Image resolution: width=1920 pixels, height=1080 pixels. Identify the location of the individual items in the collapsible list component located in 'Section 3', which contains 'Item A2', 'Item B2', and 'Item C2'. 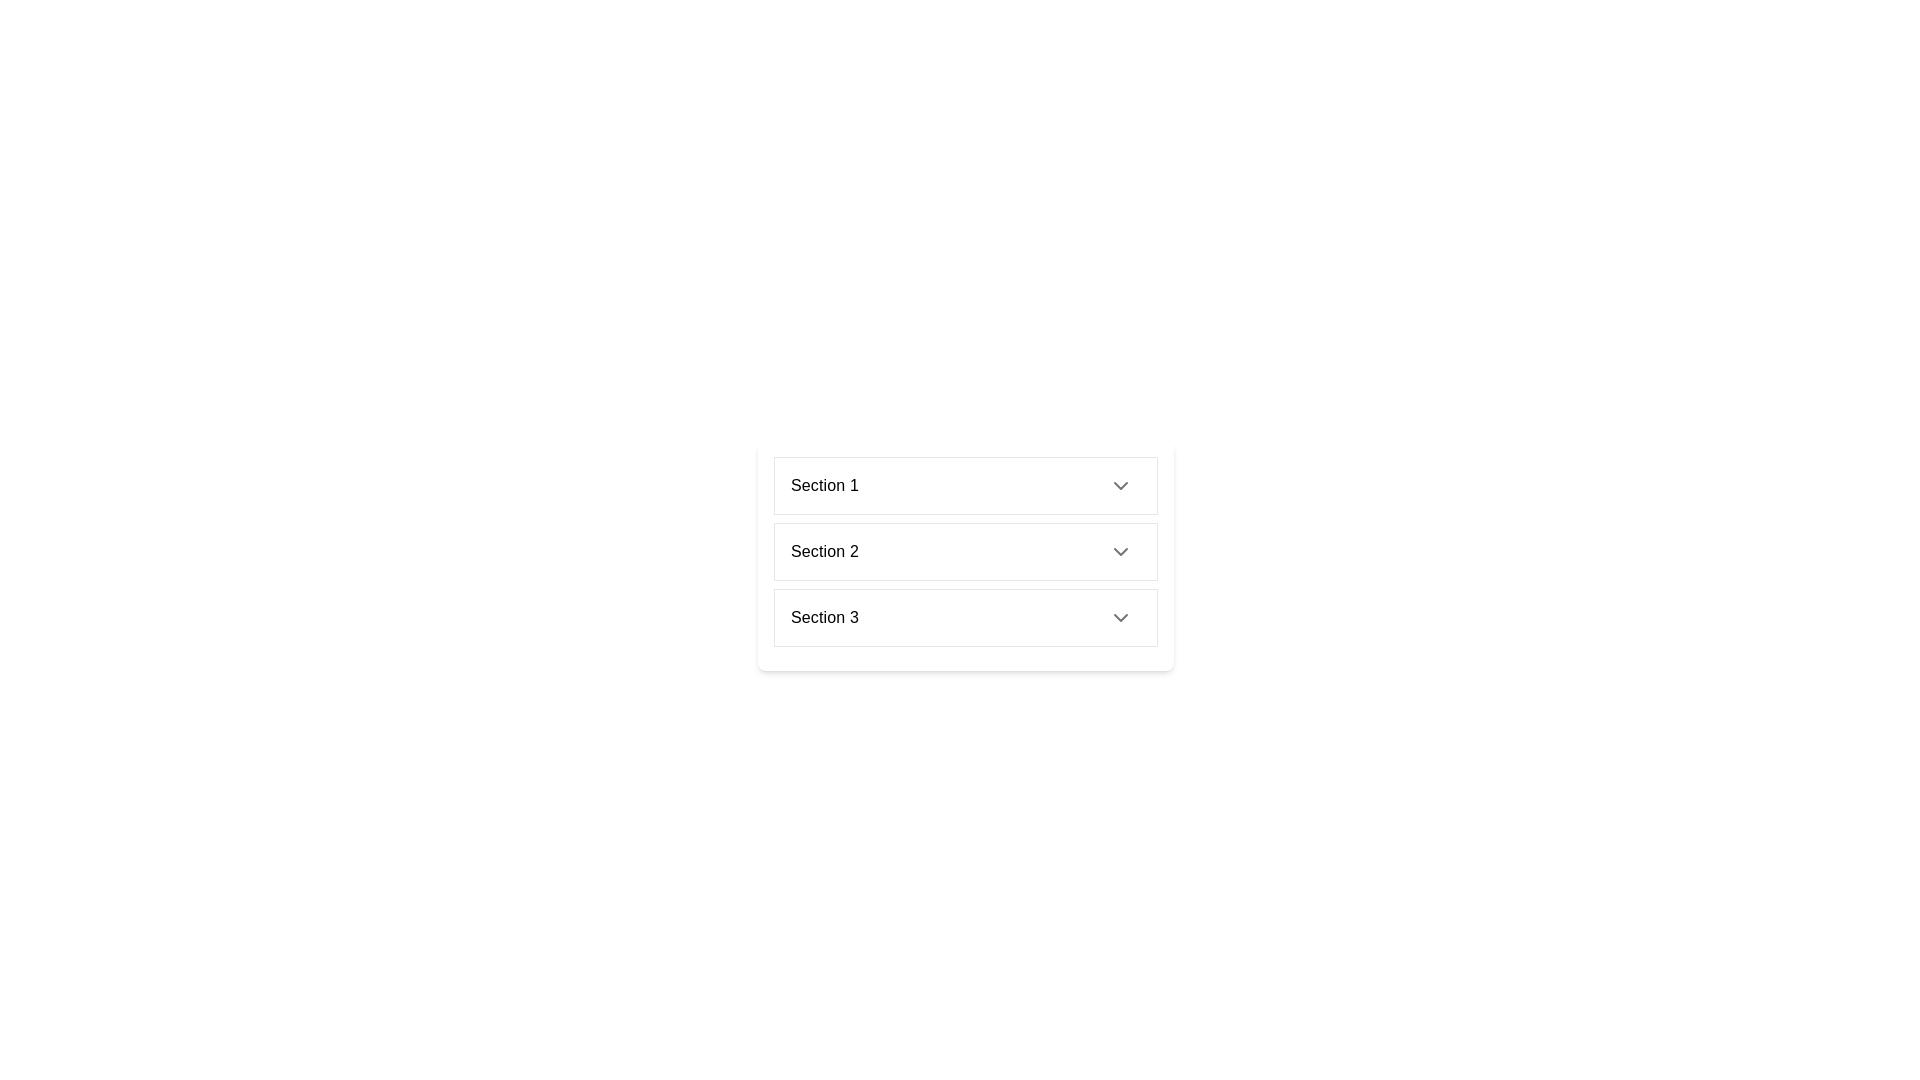
(965, 660).